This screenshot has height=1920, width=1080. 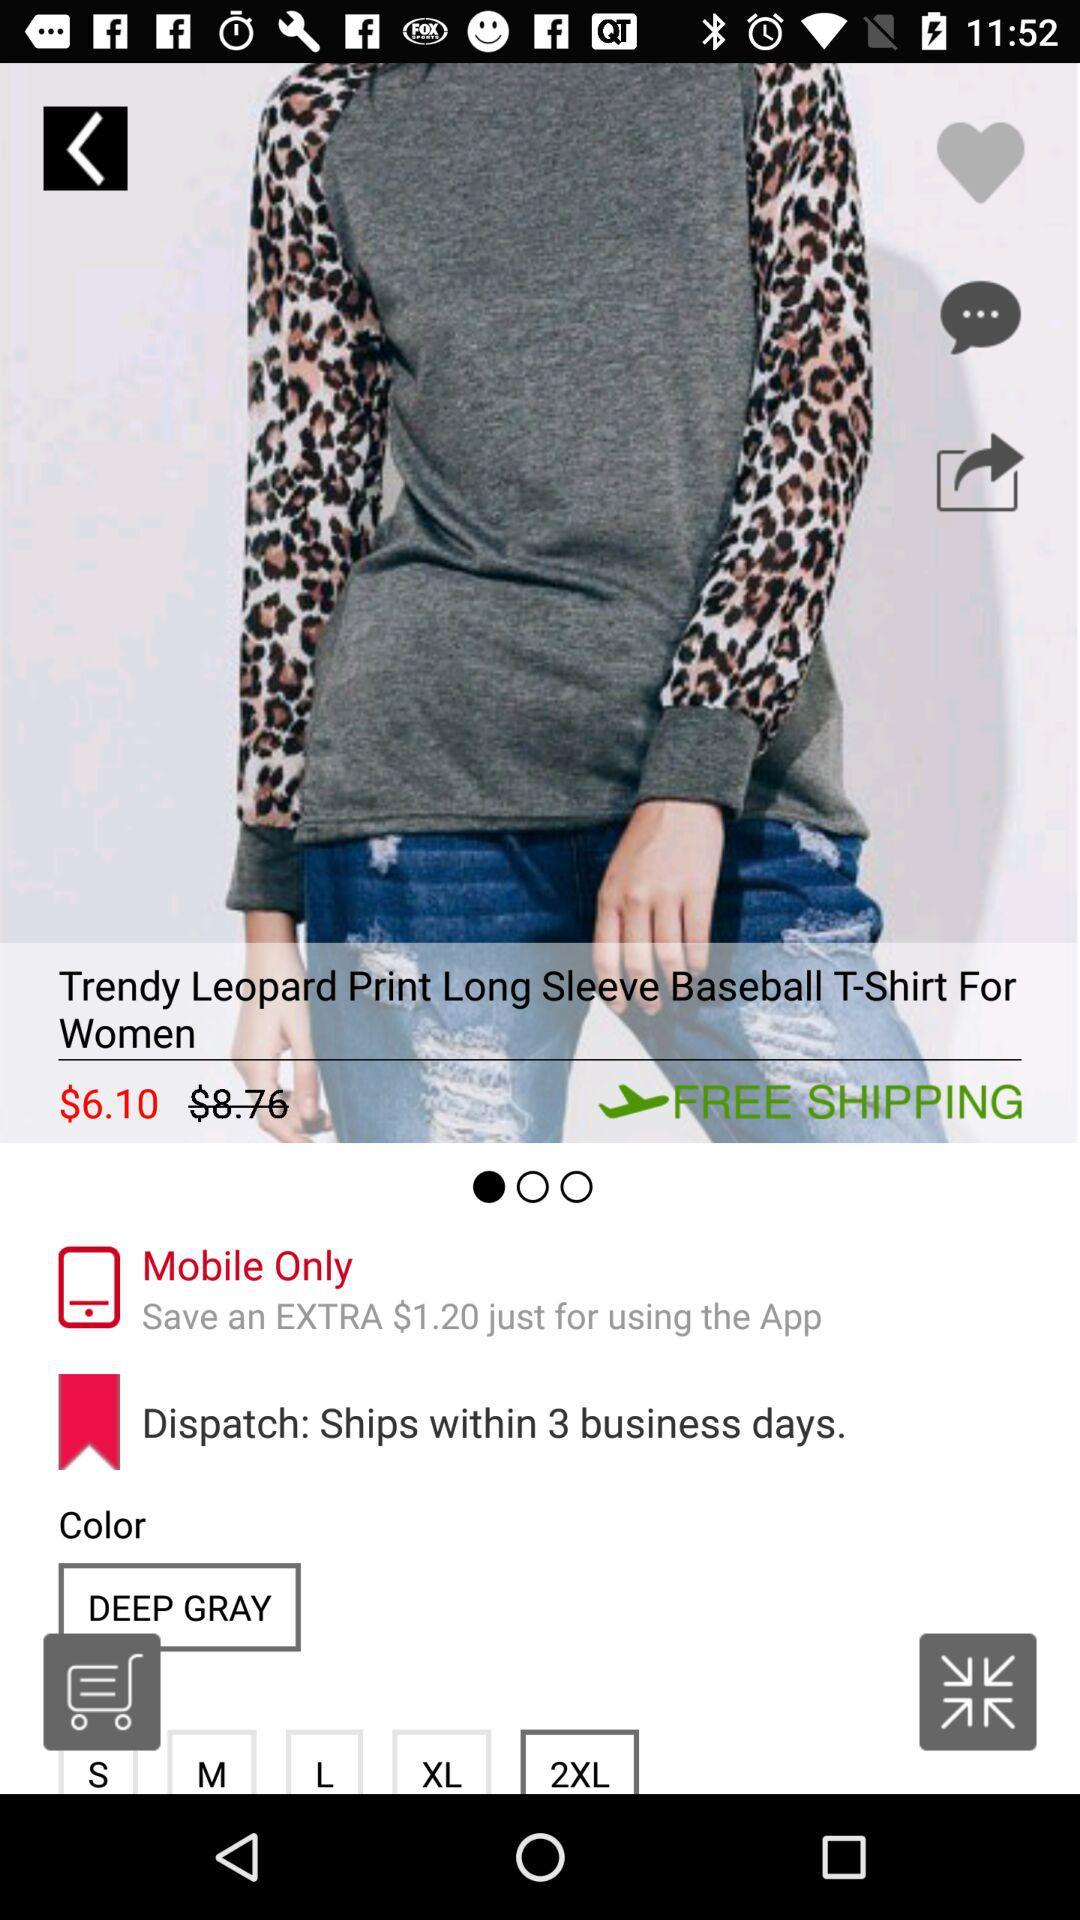 I want to click on the favorite icon, so click(x=979, y=162).